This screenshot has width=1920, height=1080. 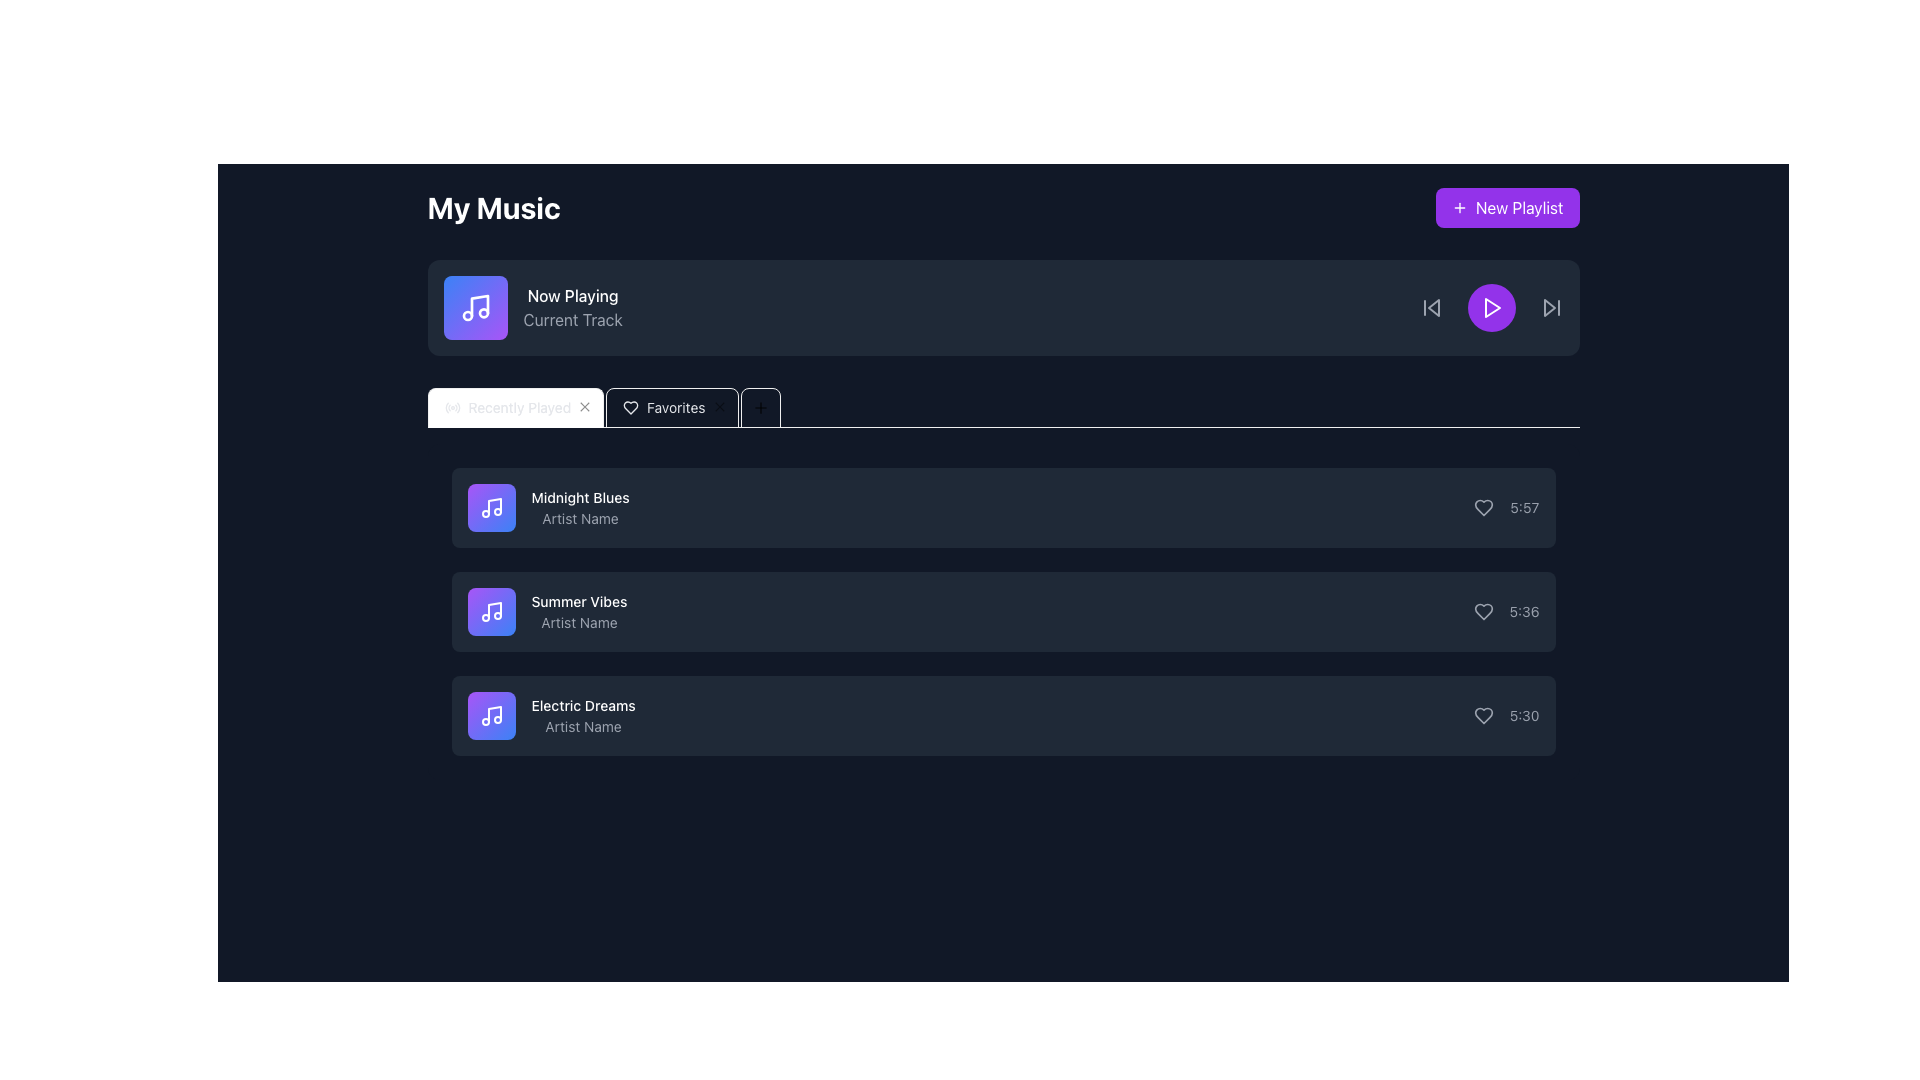 What do you see at coordinates (491, 715) in the screenshot?
I see `the Thumbnail button, which is a square button with a gradient background from purple to blue and a white music note icon in the center` at bounding box center [491, 715].